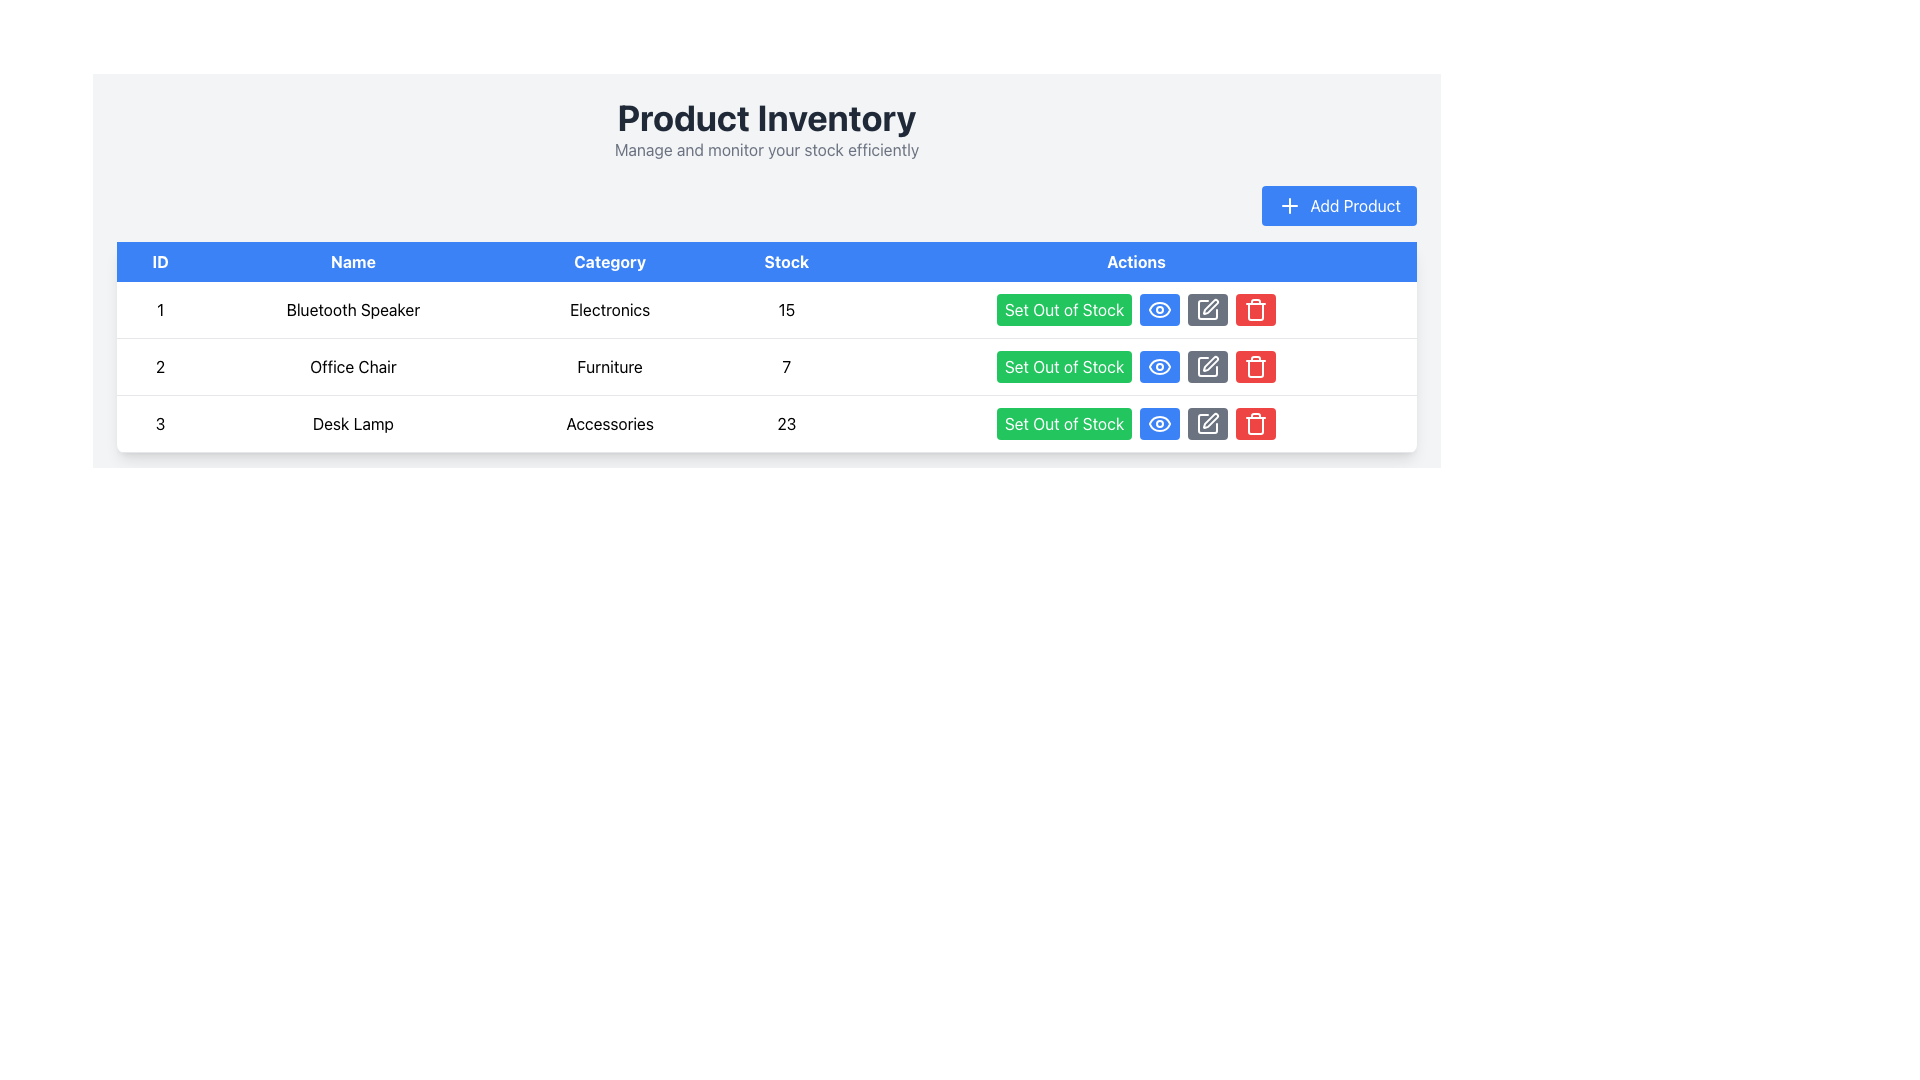 The image size is (1920, 1080). I want to click on the eye icon element representing visibility toggle in the 'Actions' column adjacent to the 'Set Out of Stock' button for 'Office Chair' via keyboard navigation, so click(1160, 309).